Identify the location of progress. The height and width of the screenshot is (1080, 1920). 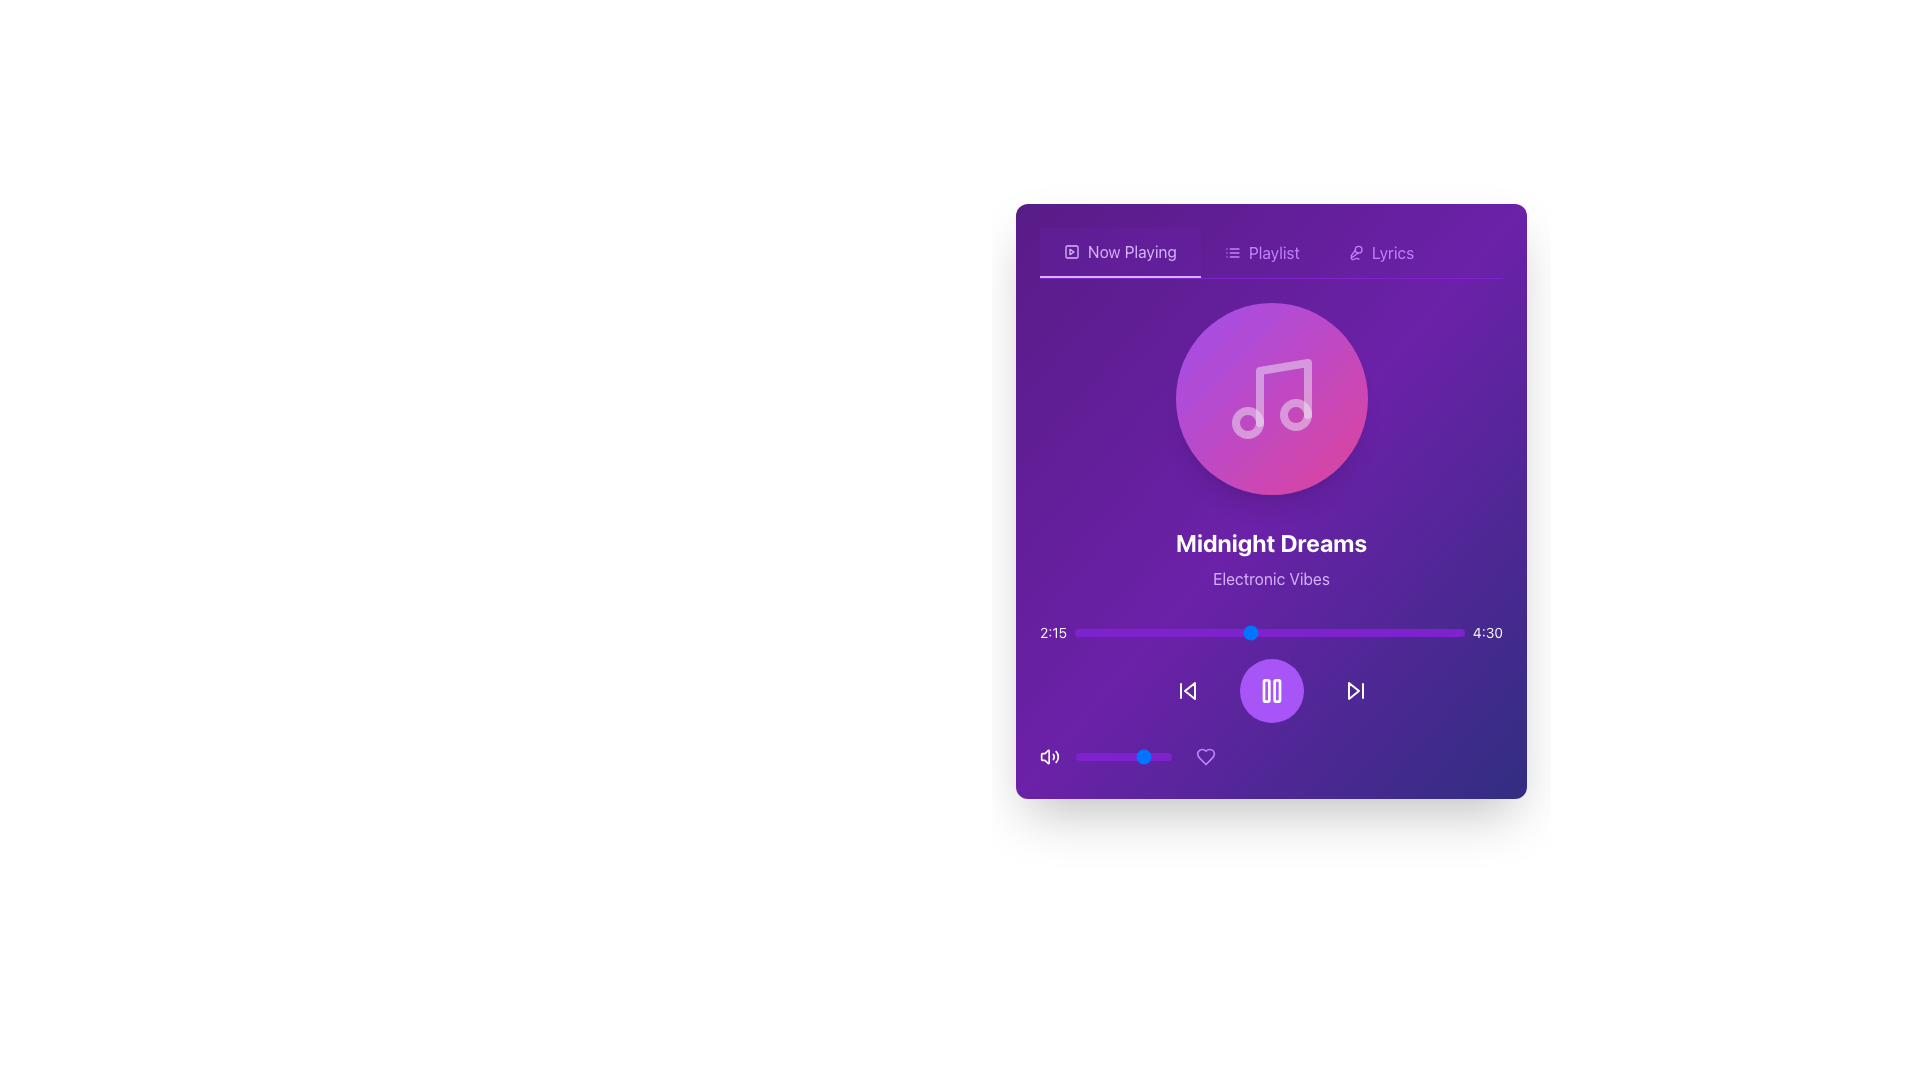
(1366, 632).